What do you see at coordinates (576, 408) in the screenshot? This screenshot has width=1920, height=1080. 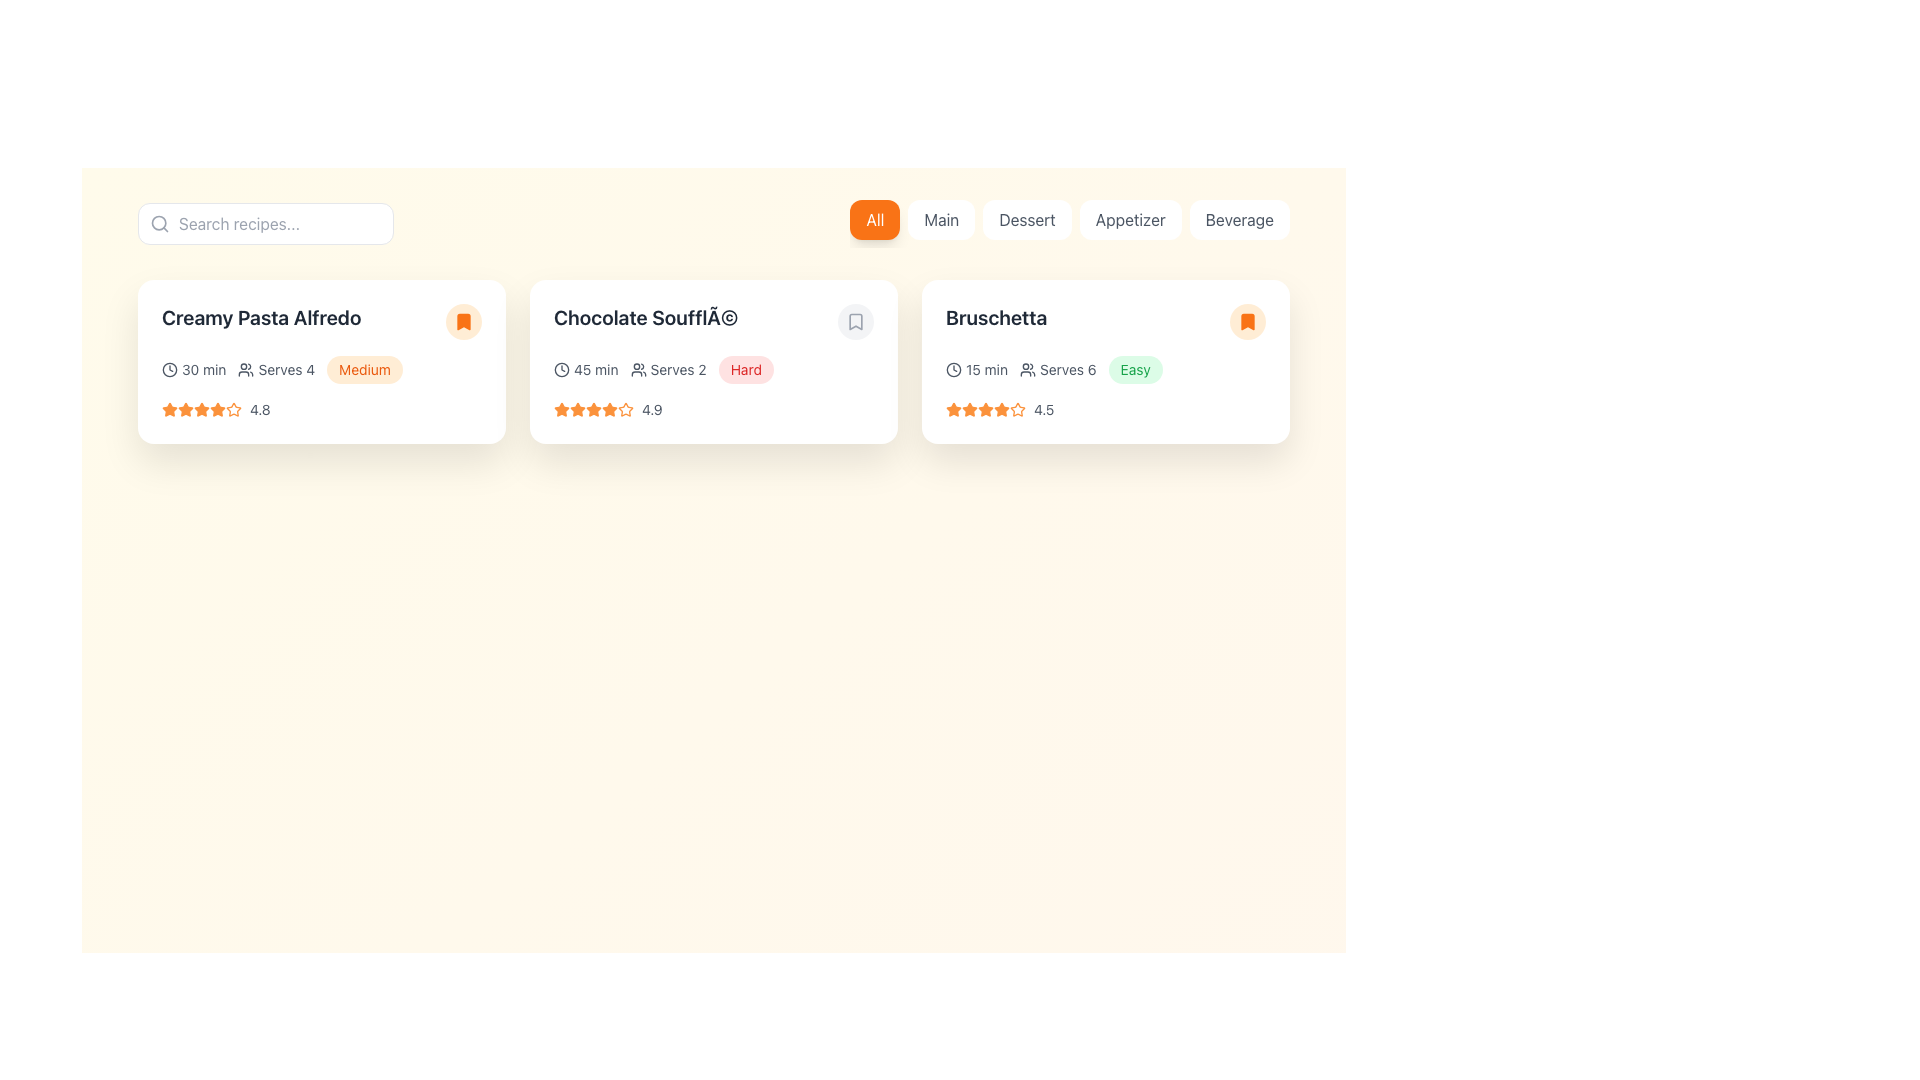 I see `the orange filled star icon, which is the third star in the horizontal rating bar under the 'Chocolate Soufflé' recipe card, indicating a rating of 4.9` at bounding box center [576, 408].